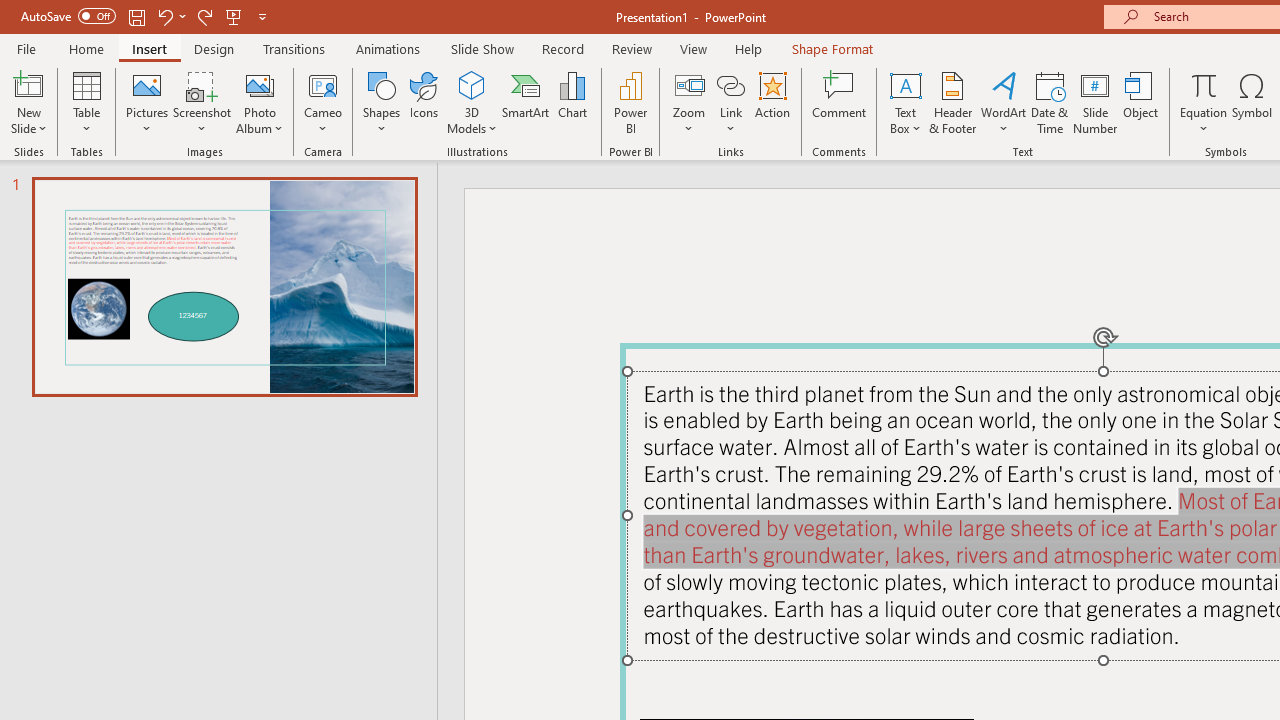 This screenshot has height=720, width=1280. I want to click on 'Power BI', so click(630, 103).